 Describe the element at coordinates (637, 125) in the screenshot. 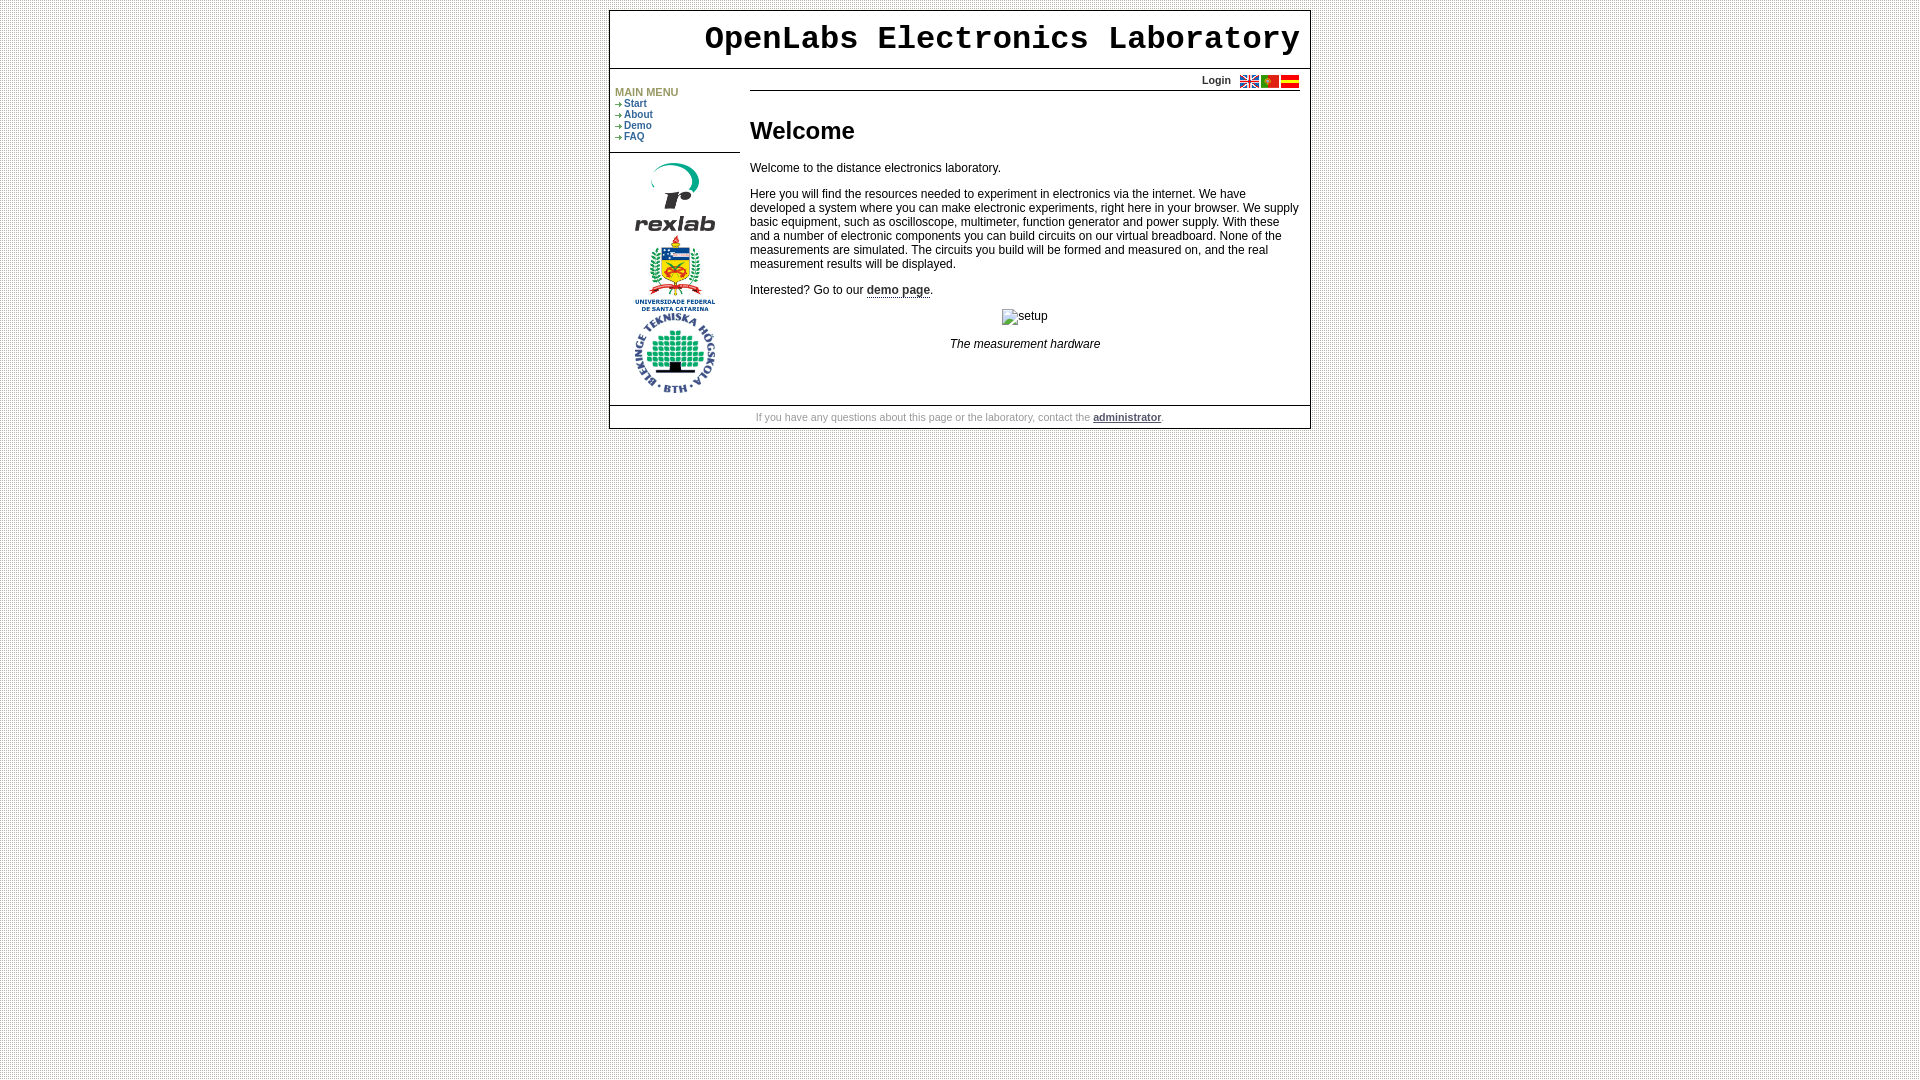

I see `'Demo'` at that location.